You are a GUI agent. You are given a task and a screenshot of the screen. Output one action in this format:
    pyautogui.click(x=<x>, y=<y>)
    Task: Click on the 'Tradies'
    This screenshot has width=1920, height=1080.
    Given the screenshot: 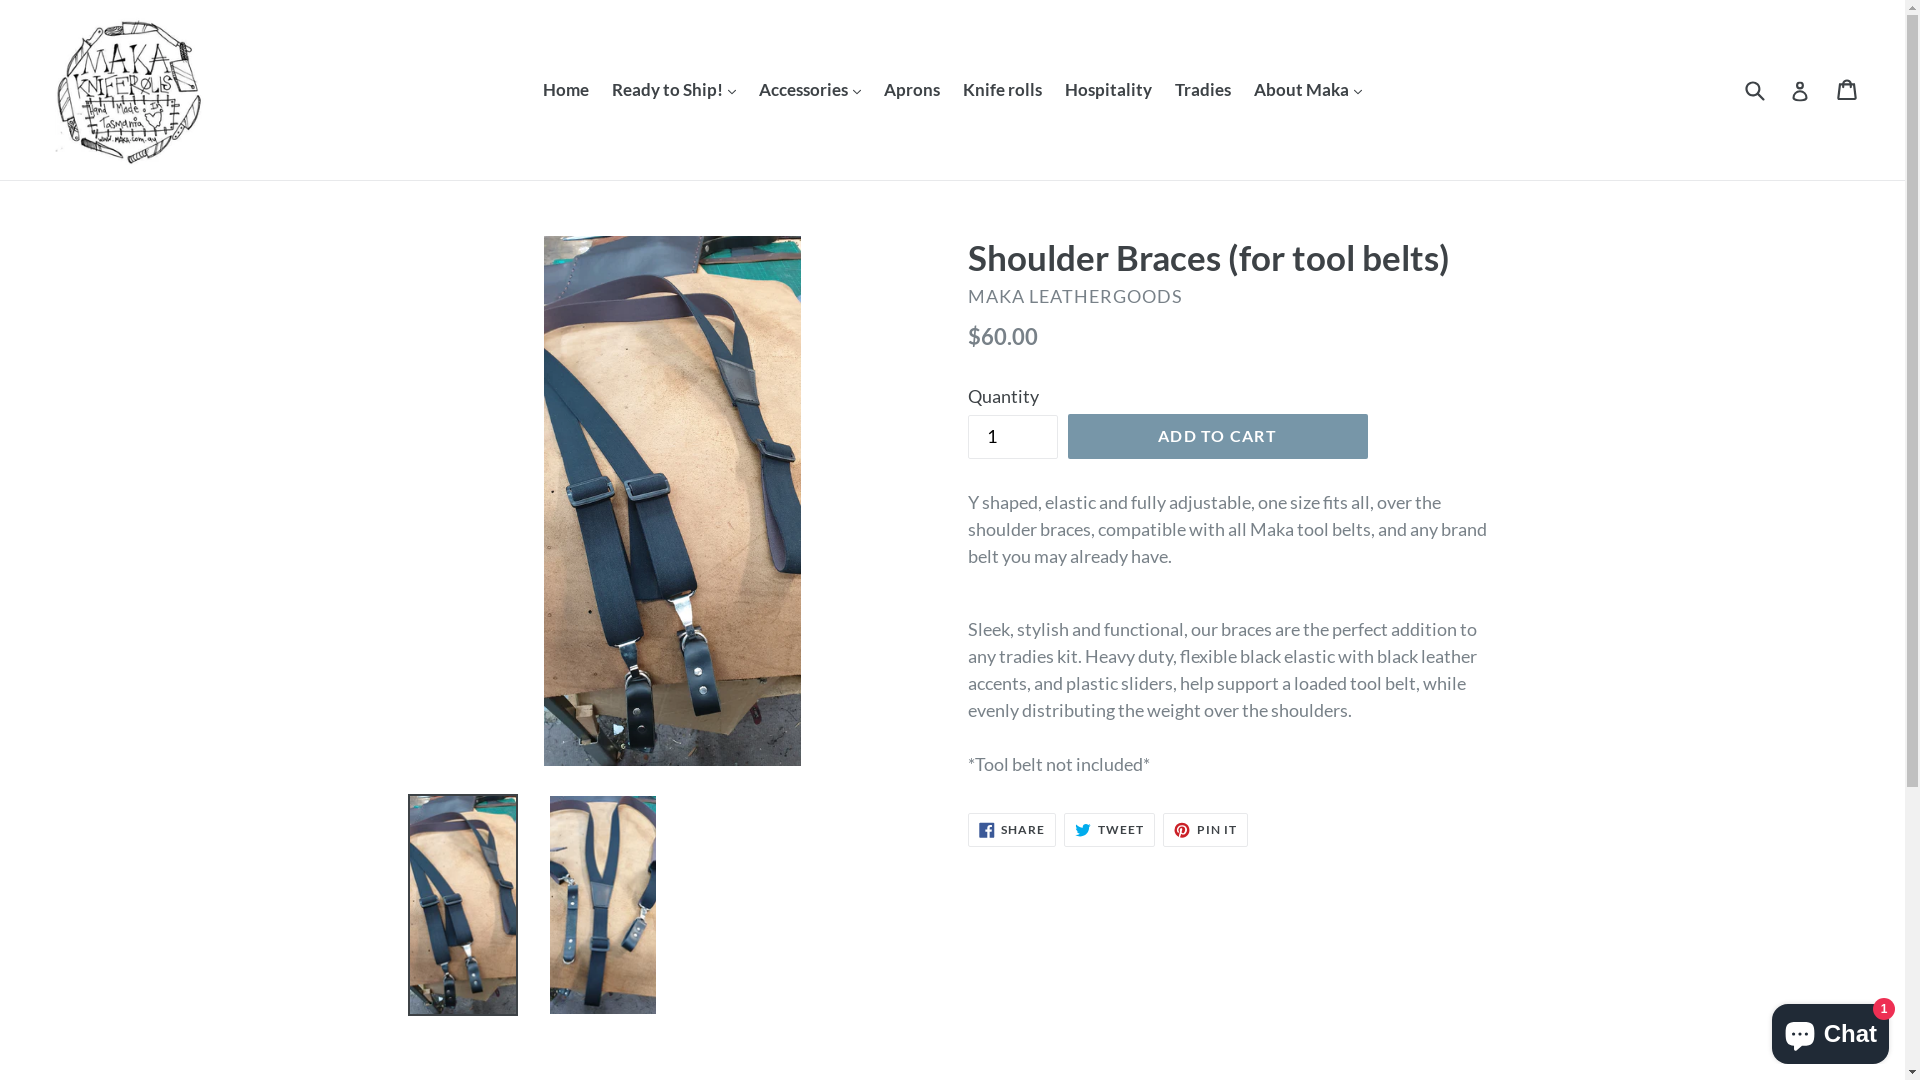 What is the action you would take?
    pyautogui.click(x=1165, y=88)
    